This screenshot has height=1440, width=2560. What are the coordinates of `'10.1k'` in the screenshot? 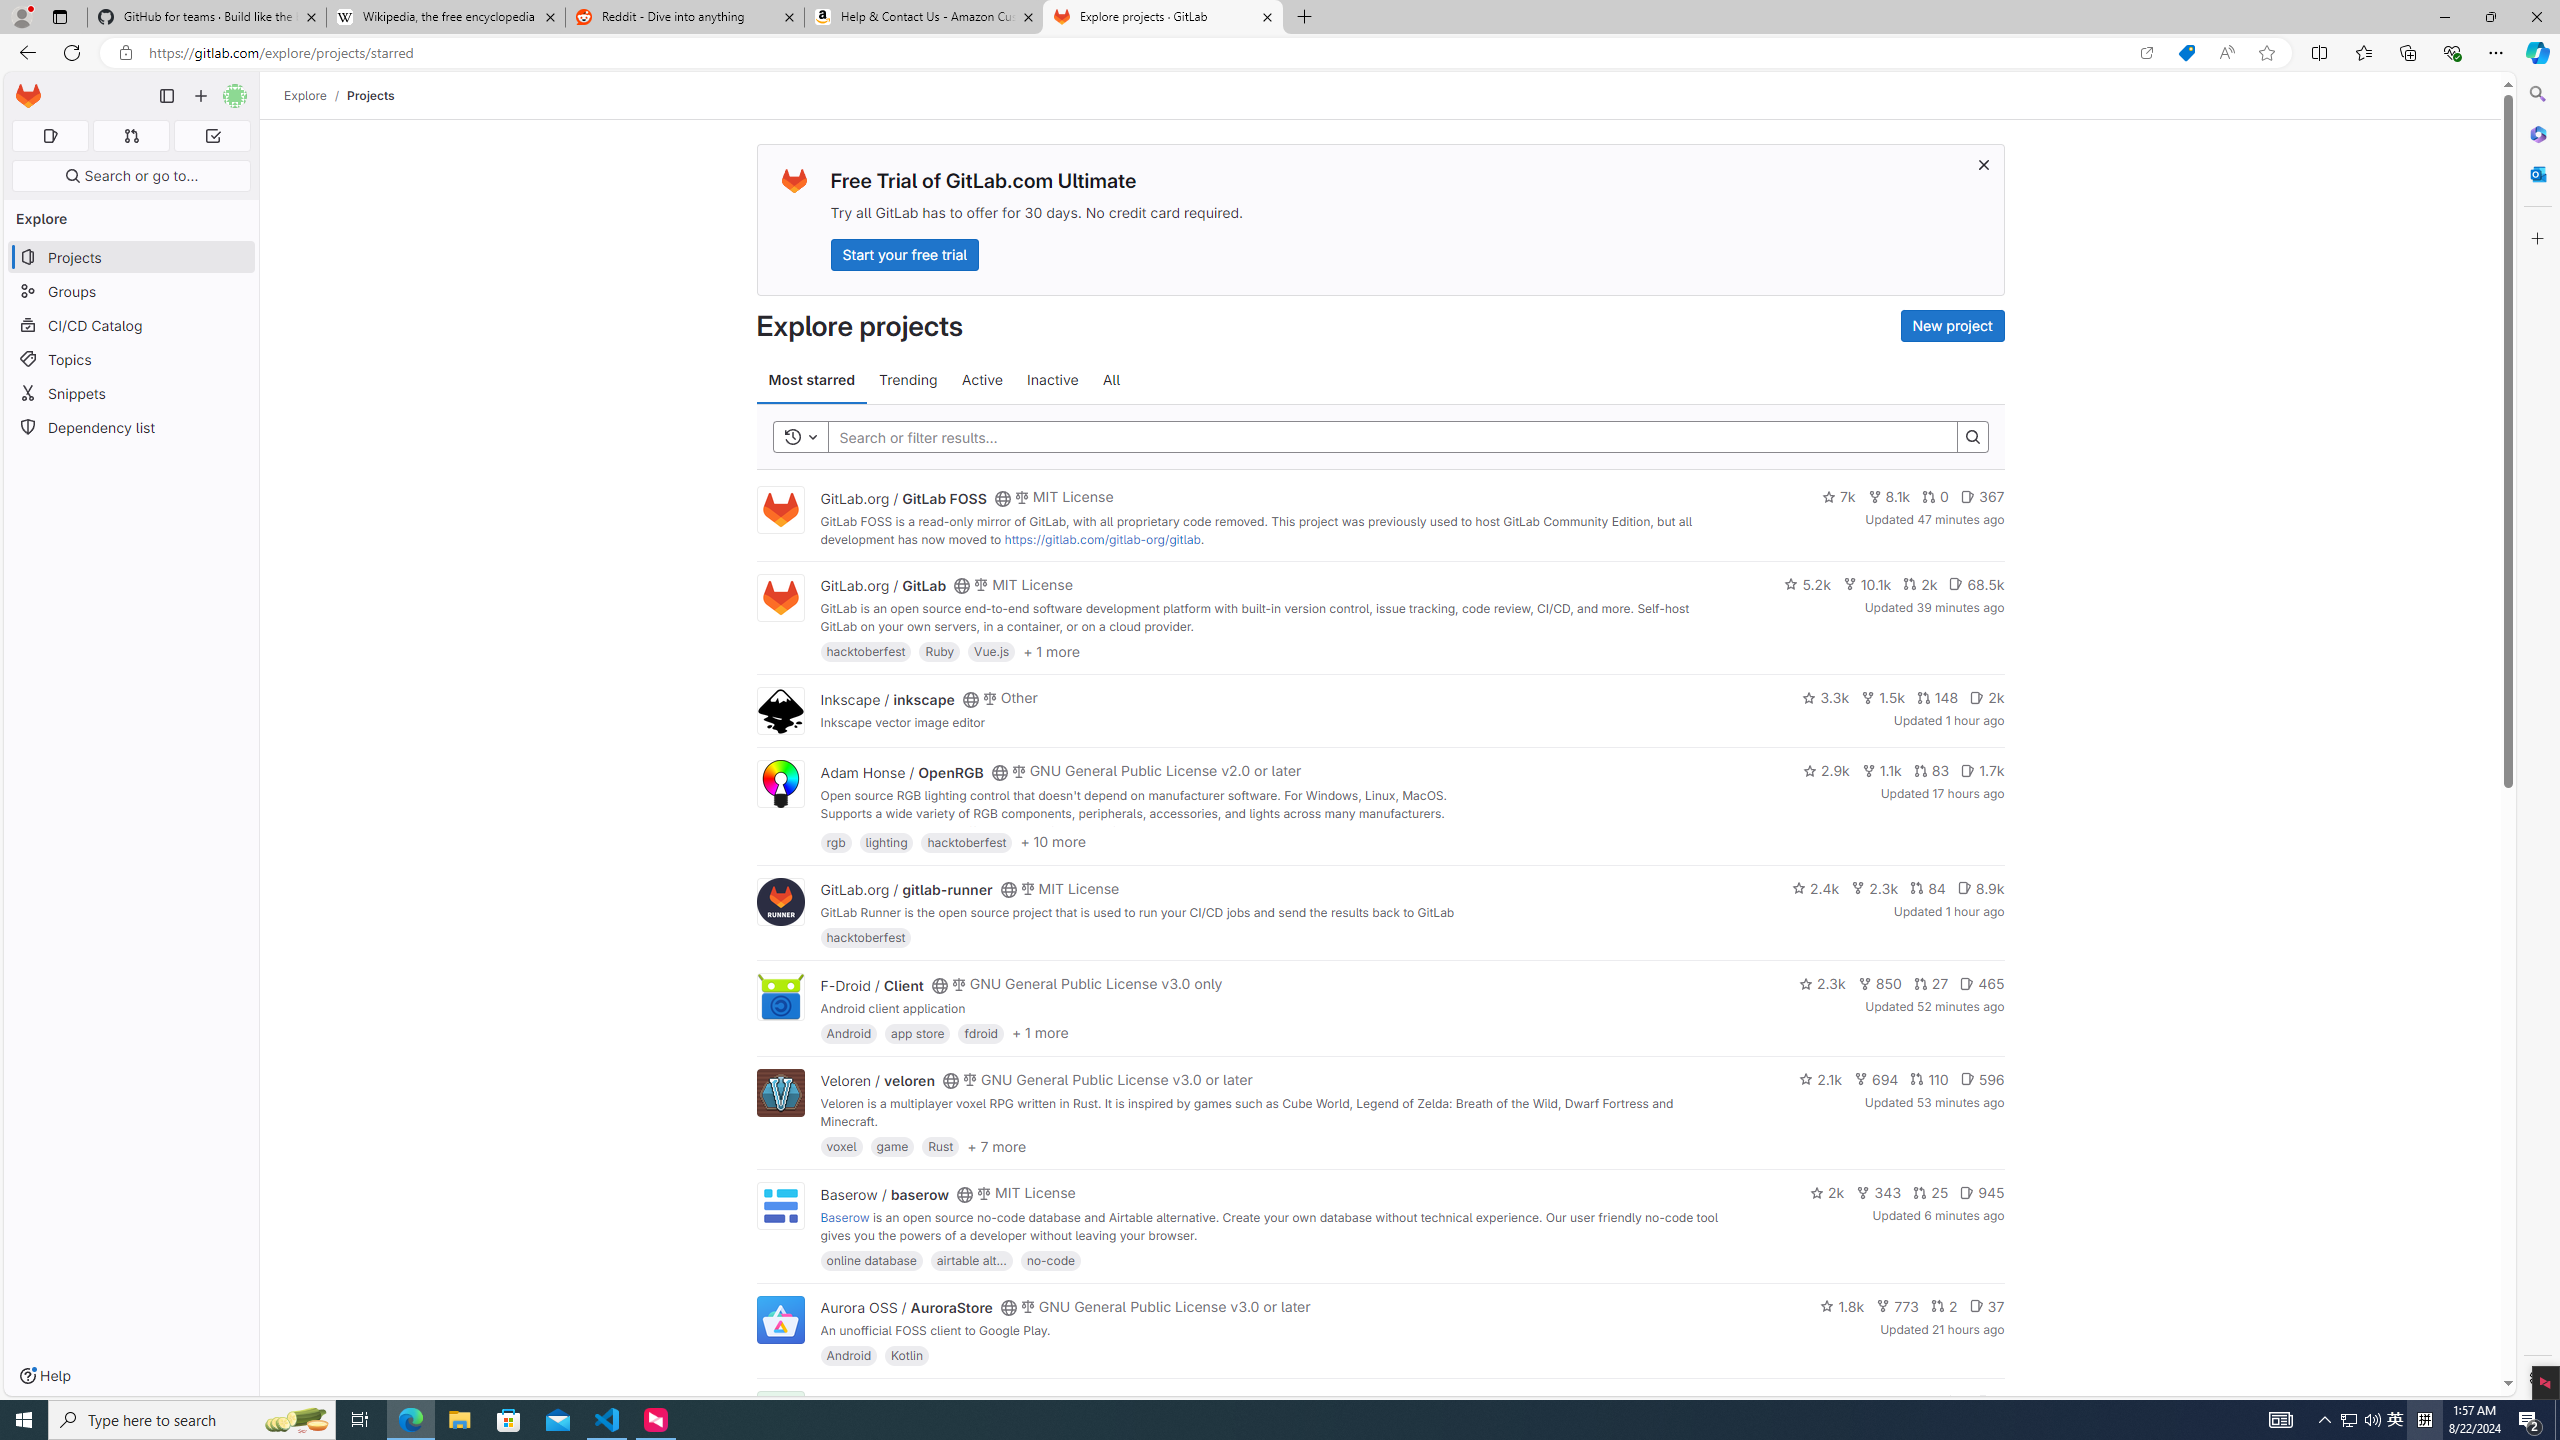 It's located at (1867, 582).